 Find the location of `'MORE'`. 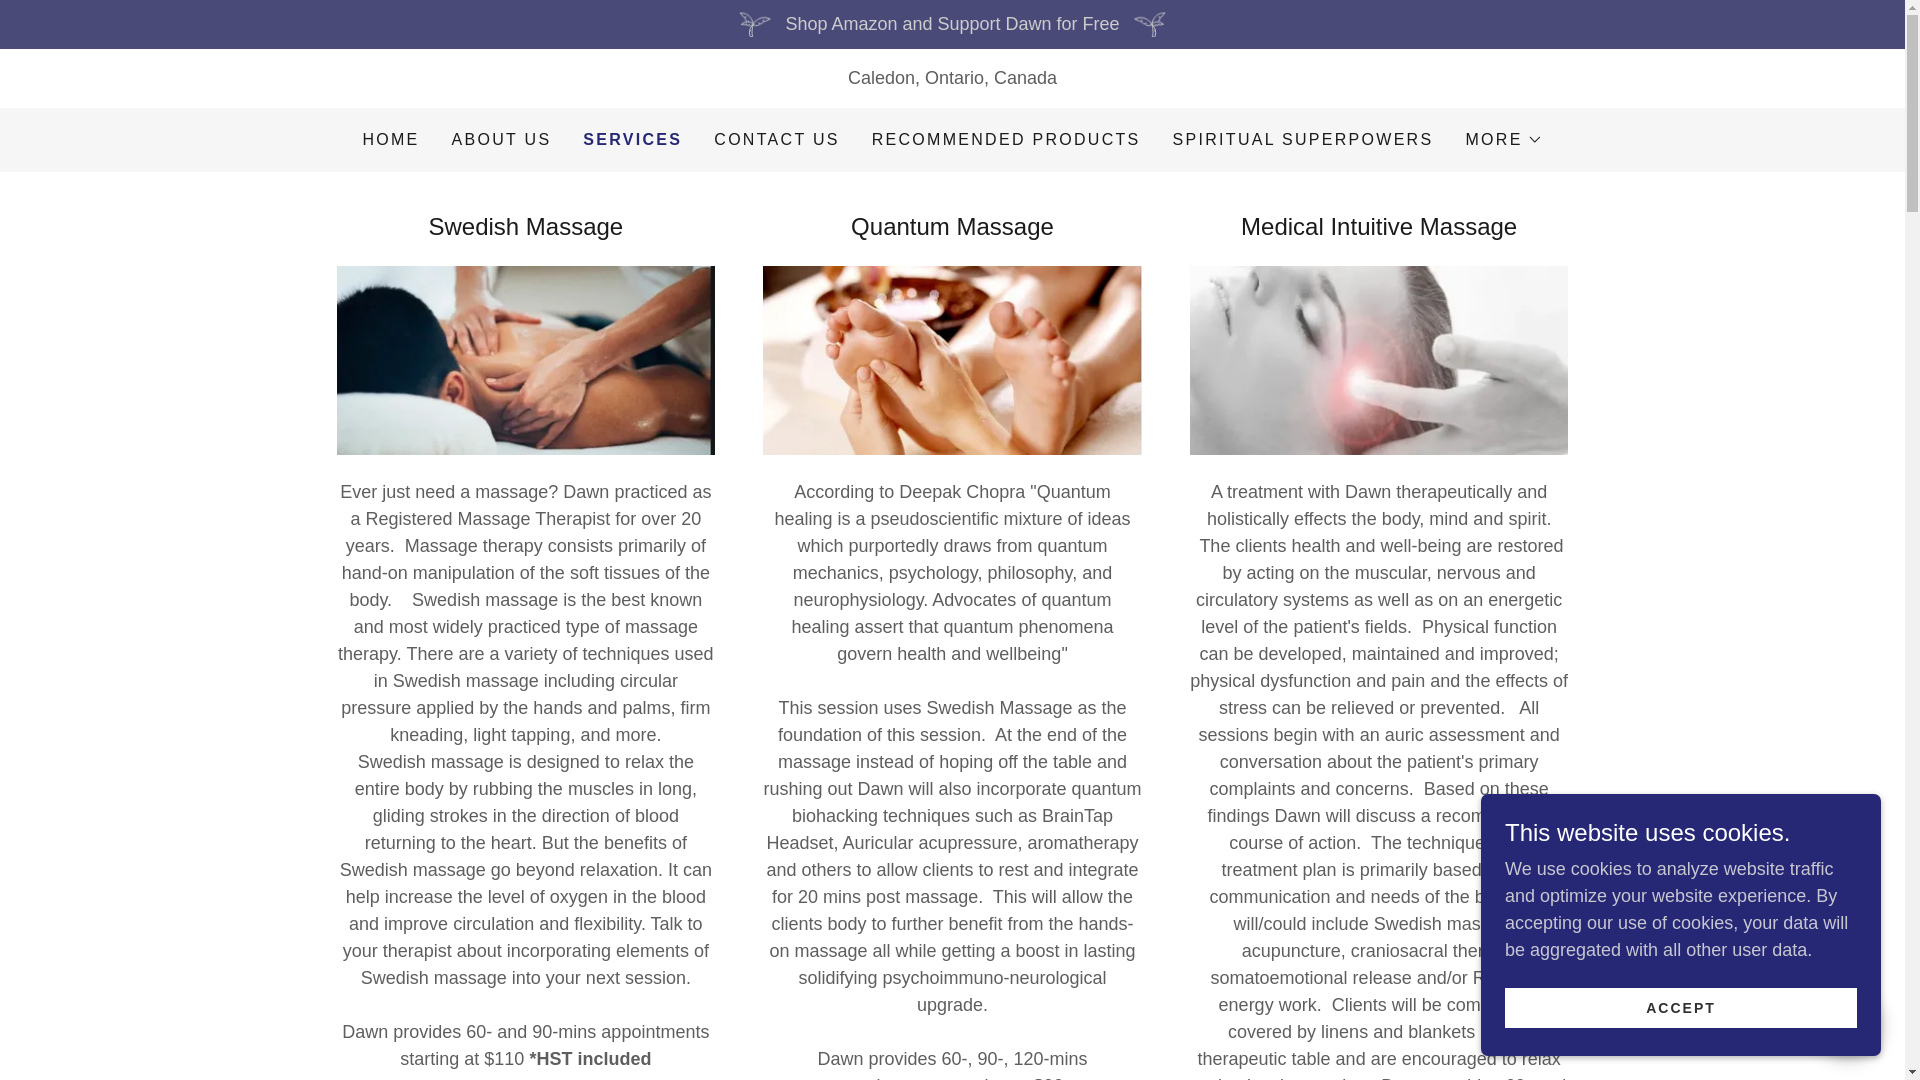

'MORE' is located at coordinates (1503, 138).